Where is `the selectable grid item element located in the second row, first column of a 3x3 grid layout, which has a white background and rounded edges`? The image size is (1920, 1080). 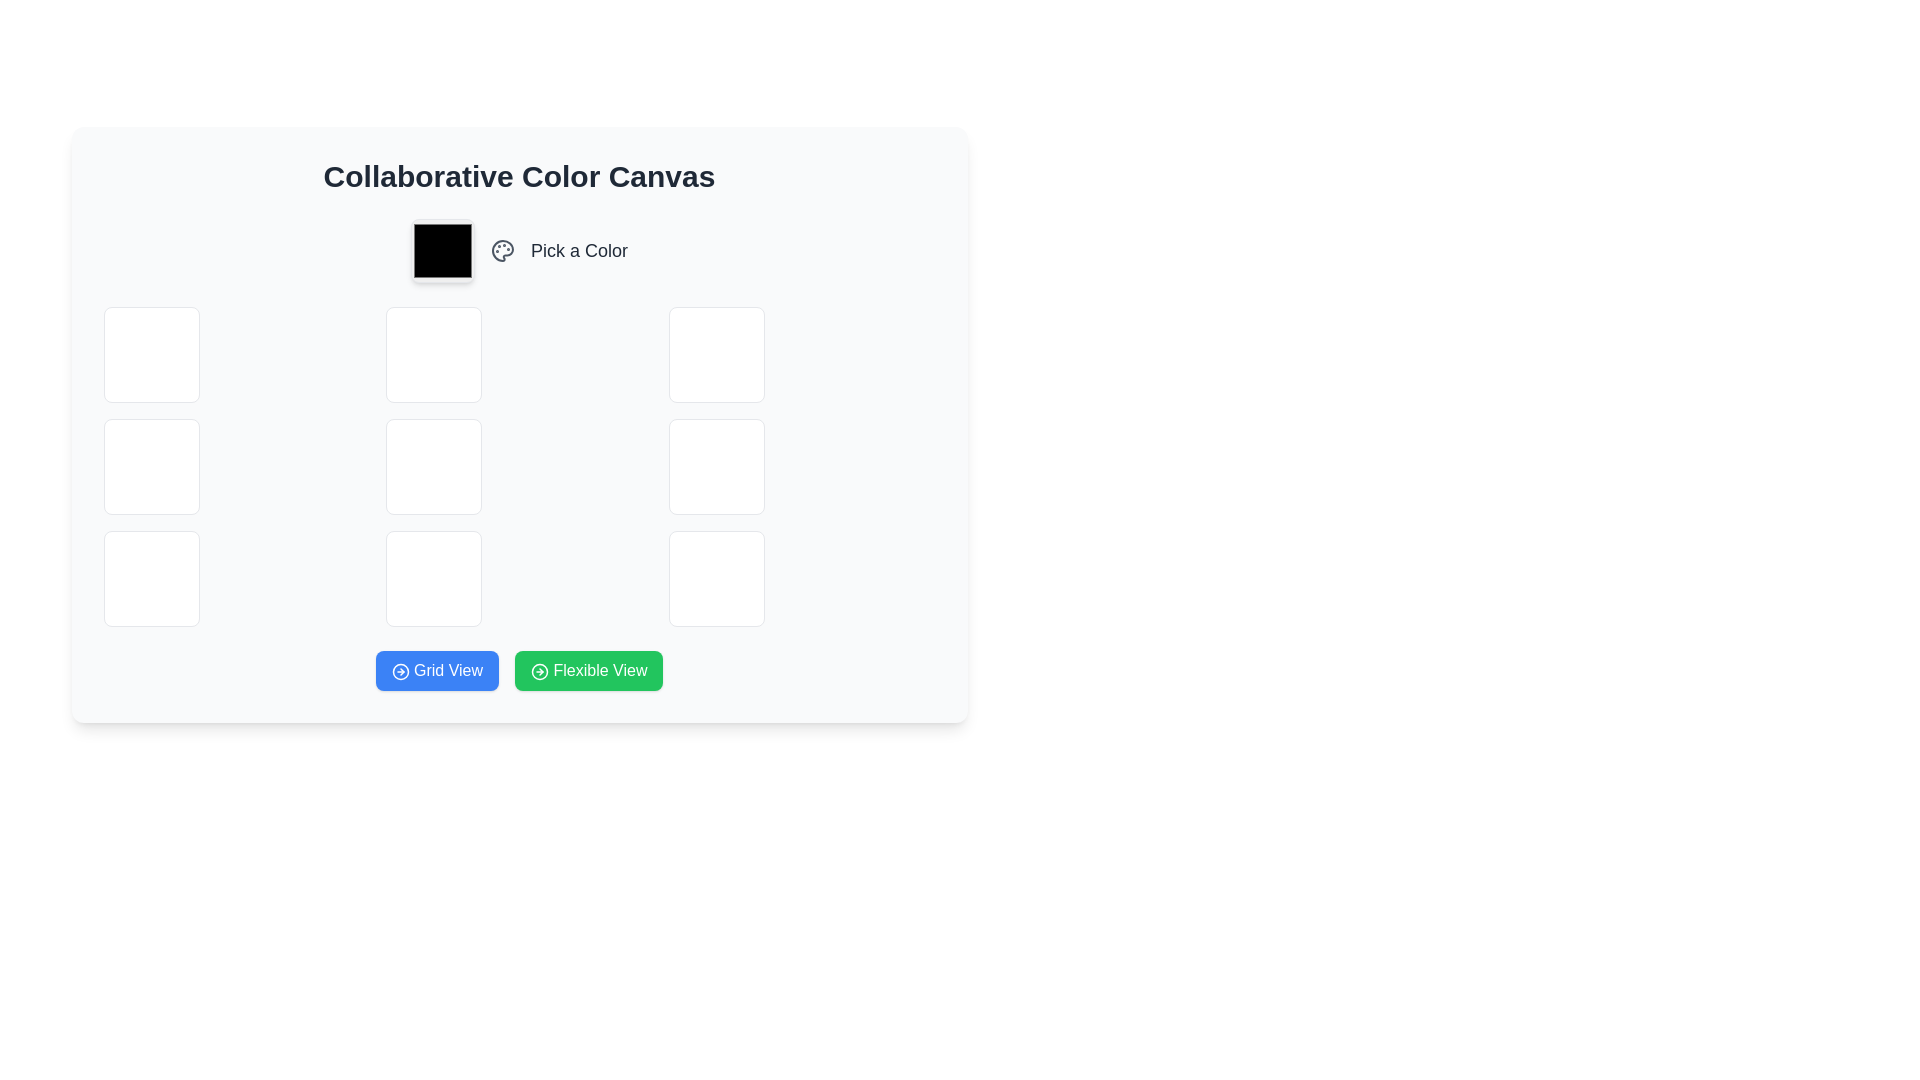 the selectable grid item element located in the second row, first column of a 3x3 grid layout, which has a white background and rounded edges is located at coordinates (150, 466).